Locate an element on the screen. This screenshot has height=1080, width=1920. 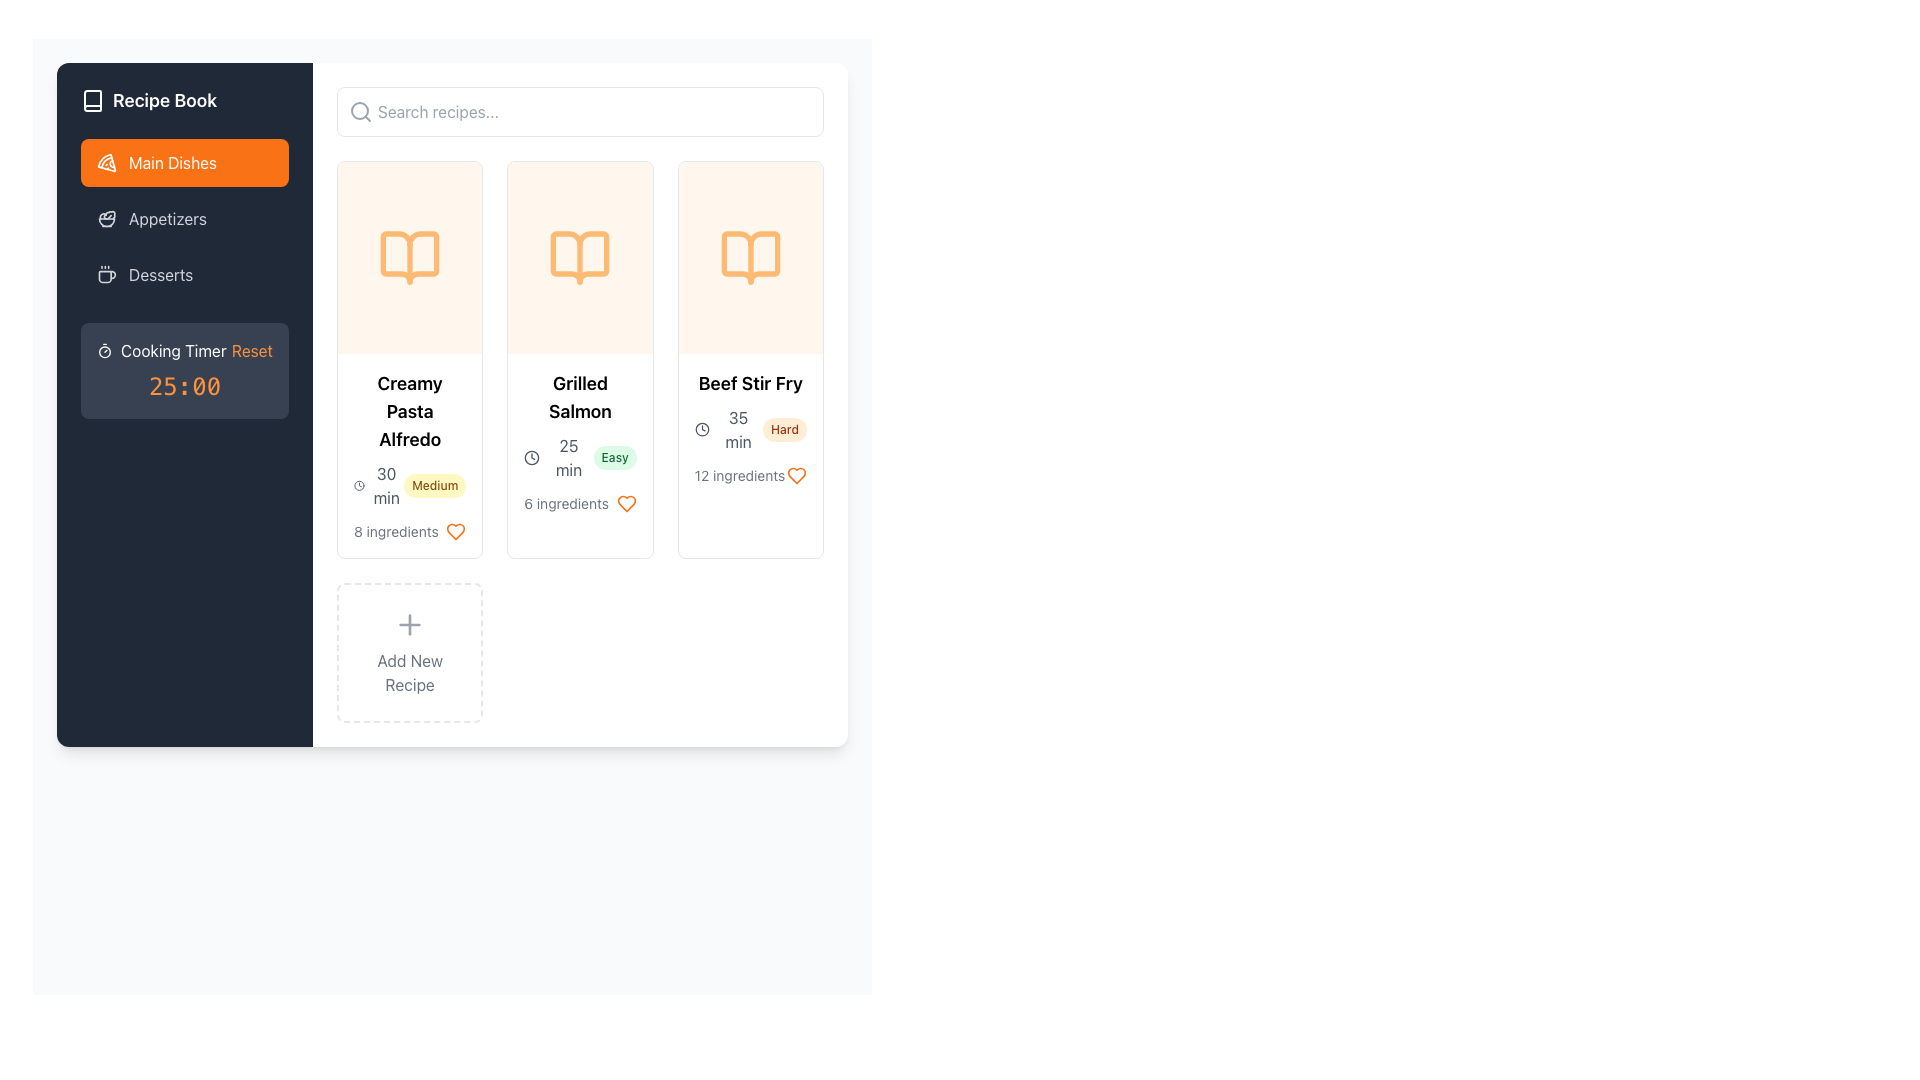
the button labeled 'Add New Recipe' which contains a '+' icon and is positioned in the fourth slot of the grid layout for recipe cards is located at coordinates (409, 652).